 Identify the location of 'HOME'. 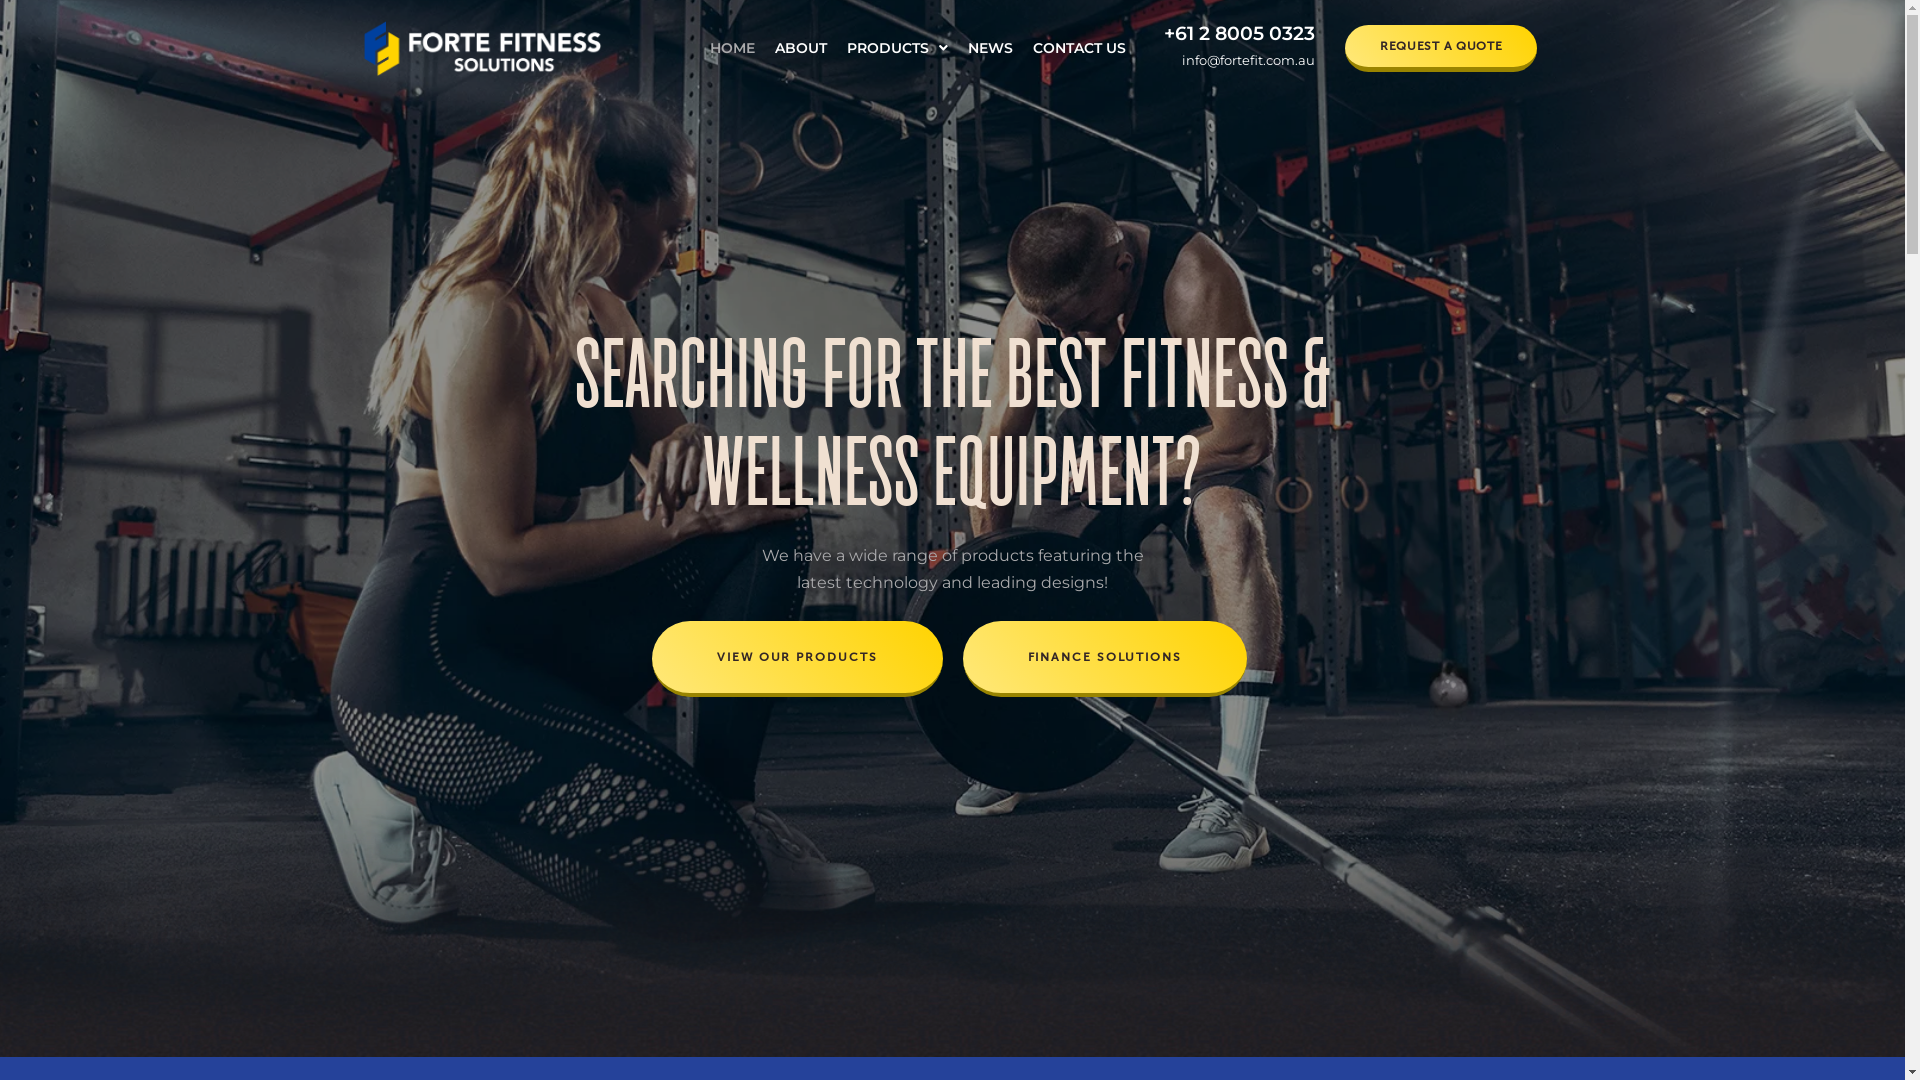
(731, 46).